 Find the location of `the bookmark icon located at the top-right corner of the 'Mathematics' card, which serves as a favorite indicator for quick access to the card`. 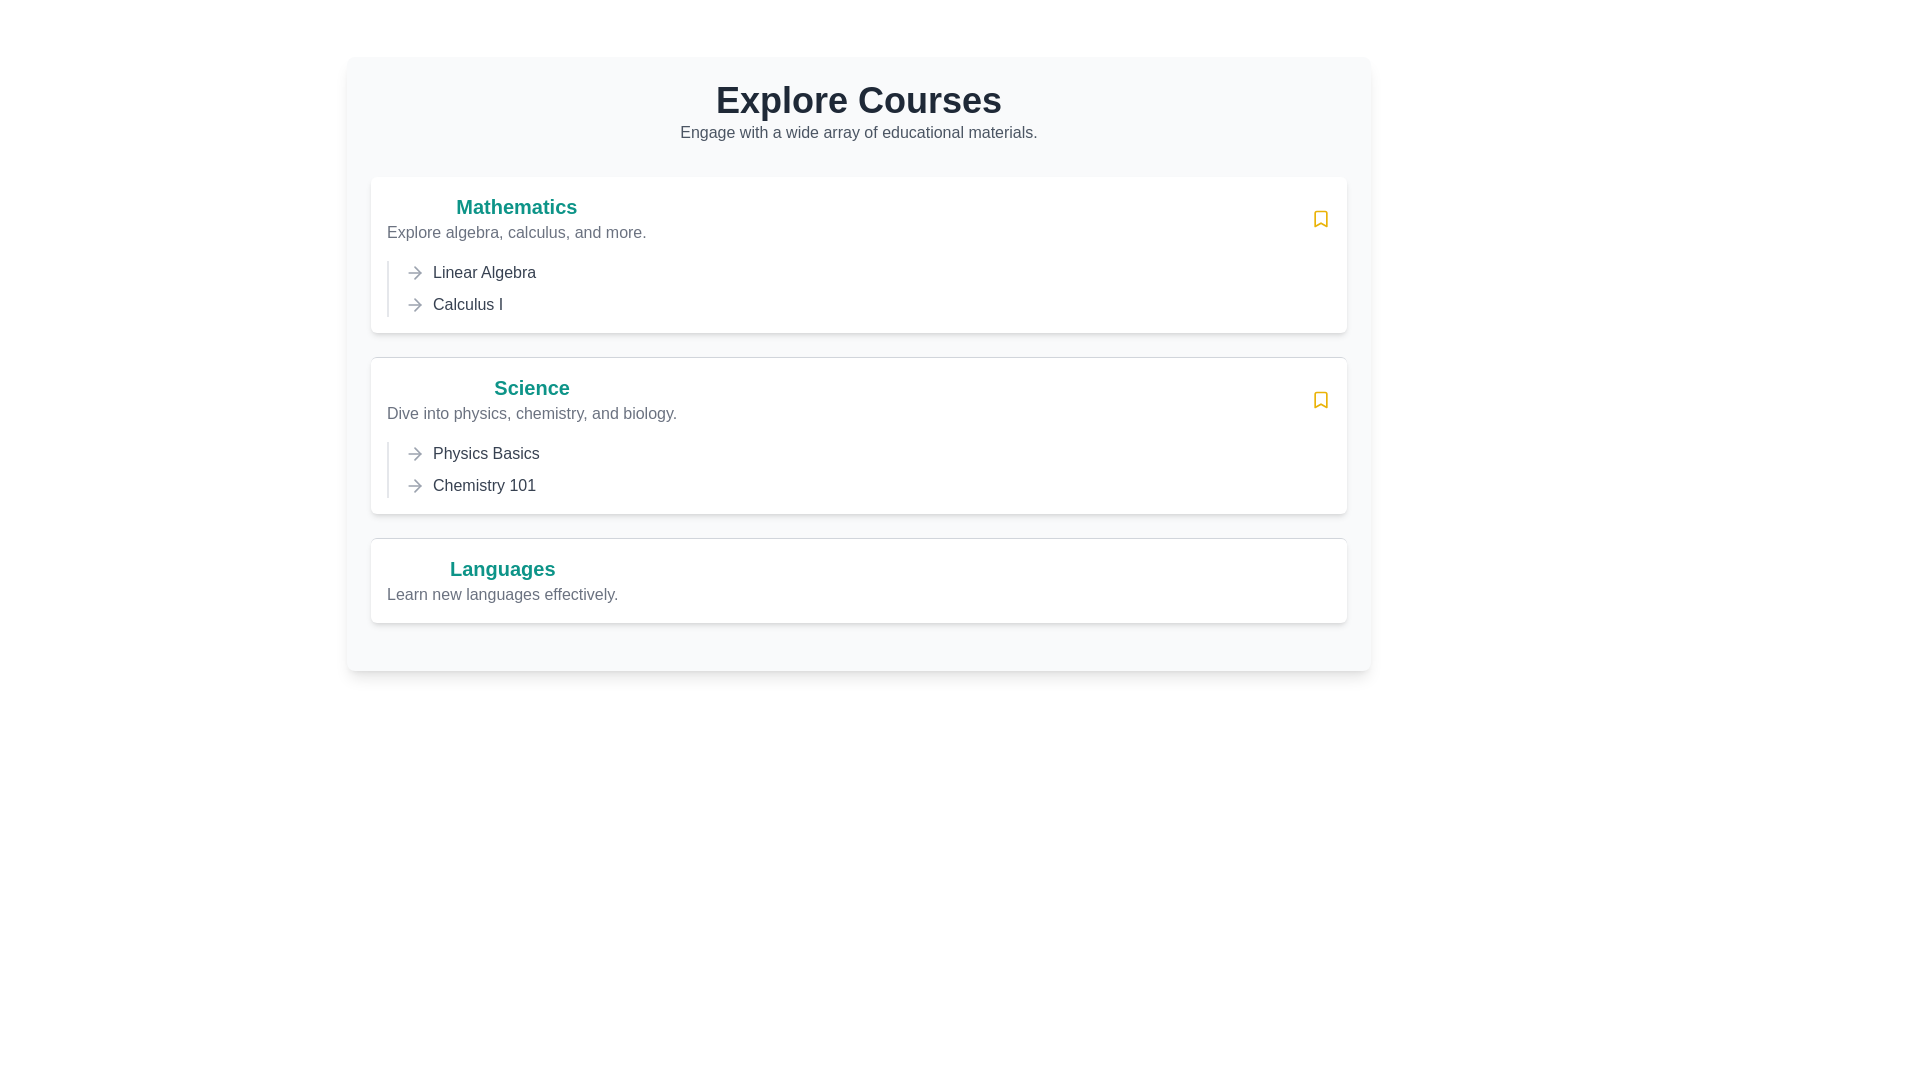

the bookmark icon located at the top-right corner of the 'Mathematics' card, which serves as a favorite indicator for quick access to the card is located at coordinates (1320, 219).